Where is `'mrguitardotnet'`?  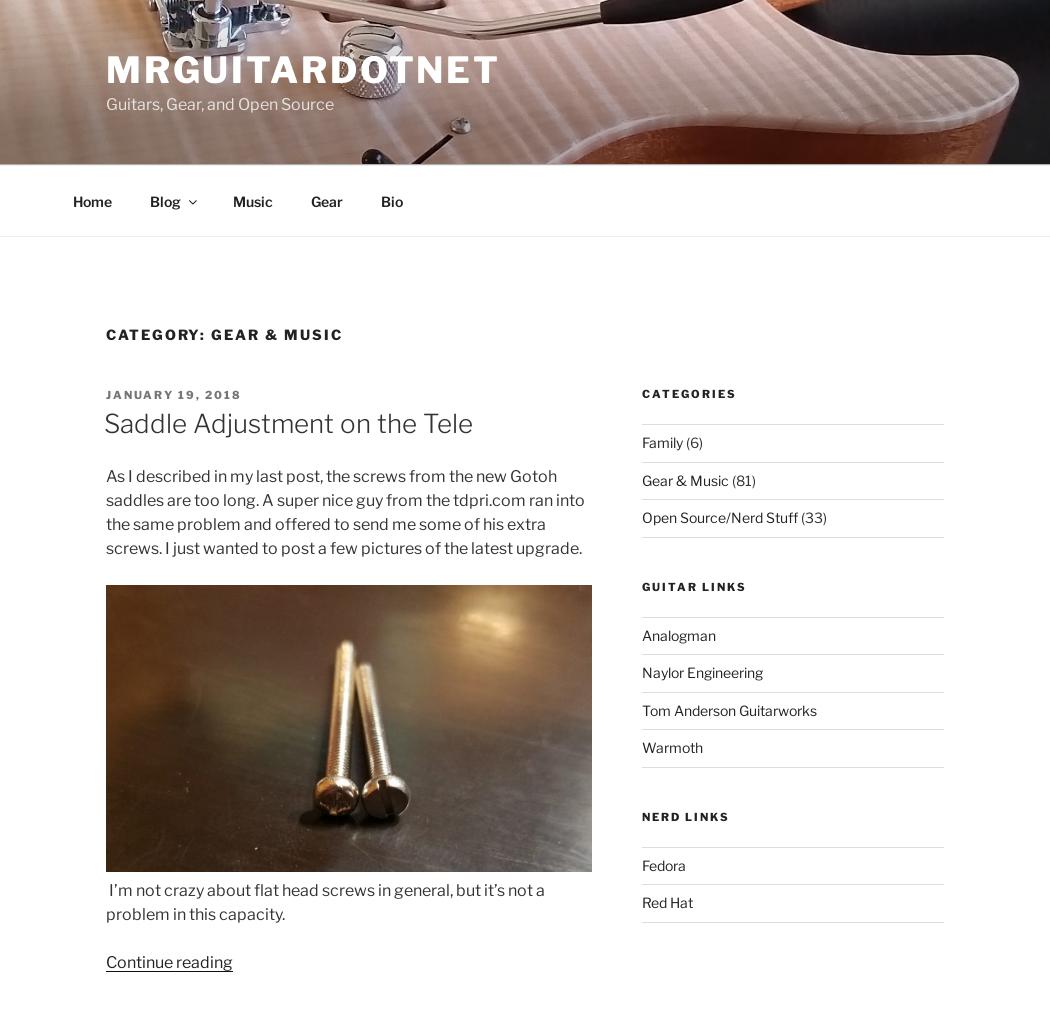 'mrguitardotnet' is located at coordinates (303, 68).